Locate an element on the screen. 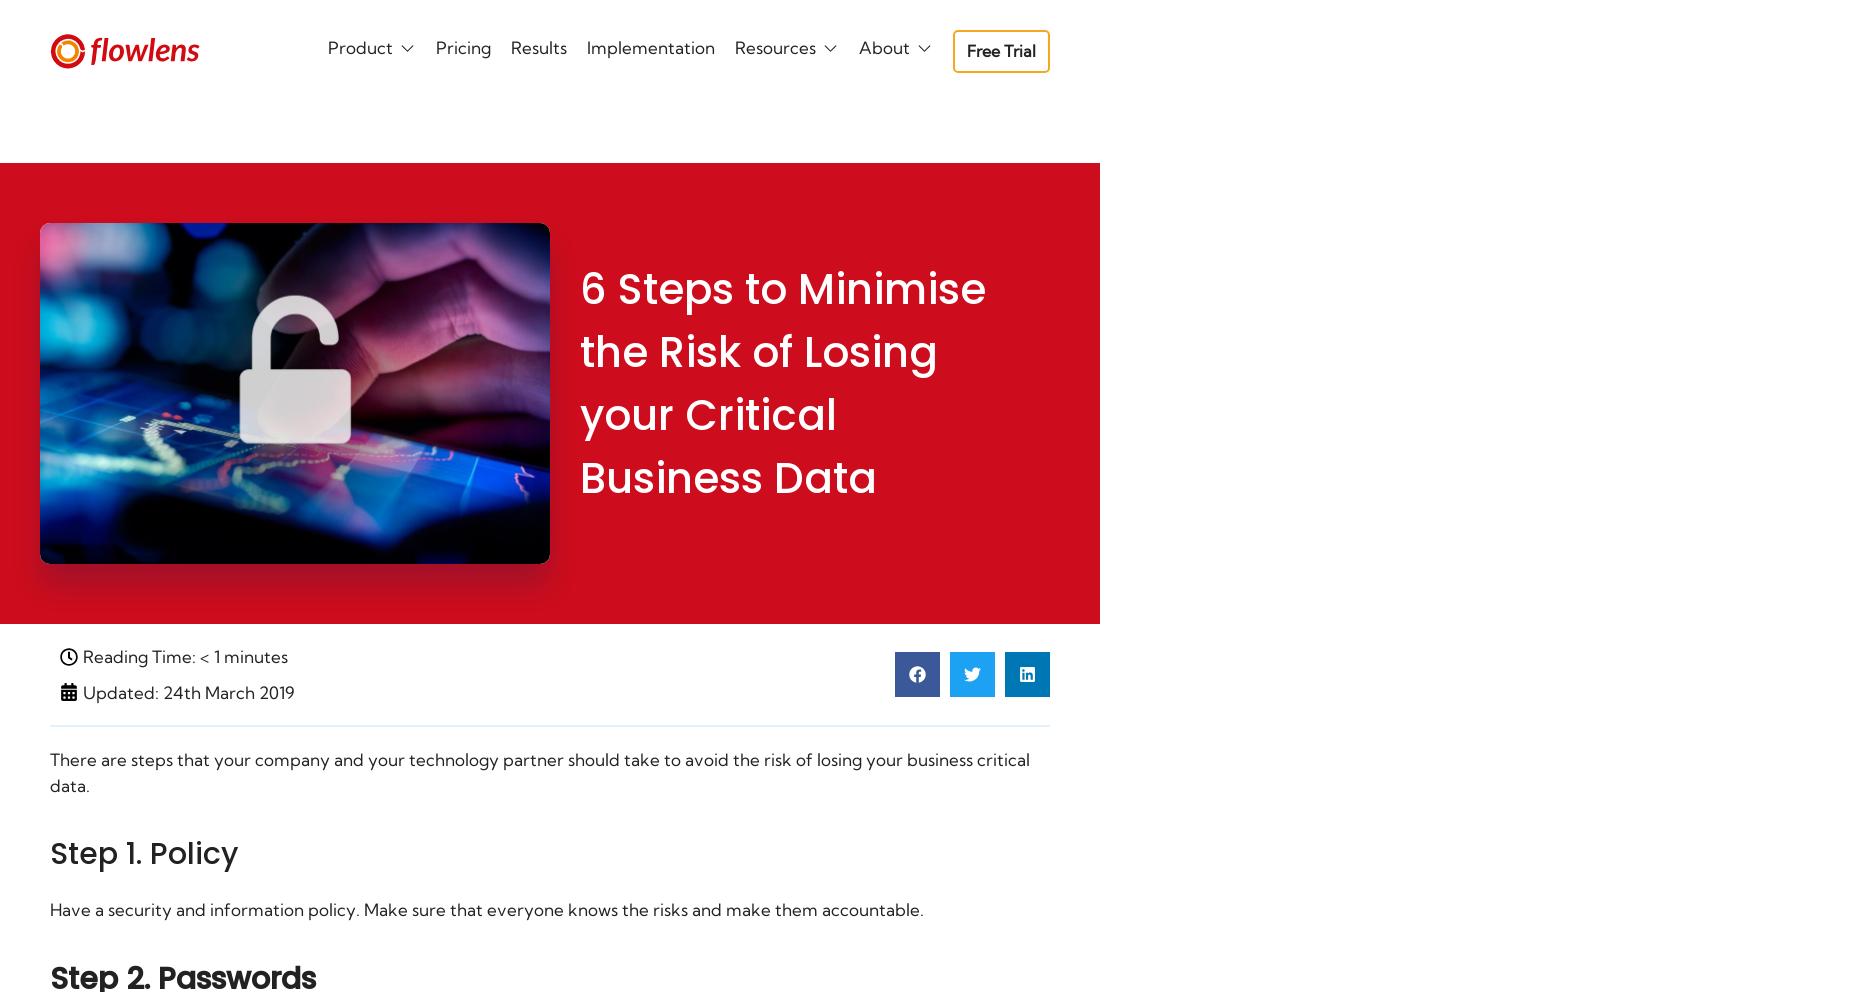 Image resolution: width=1869 pixels, height=992 pixels. 'Updated: 24th March 2019' is located at coordinates (187, 690).